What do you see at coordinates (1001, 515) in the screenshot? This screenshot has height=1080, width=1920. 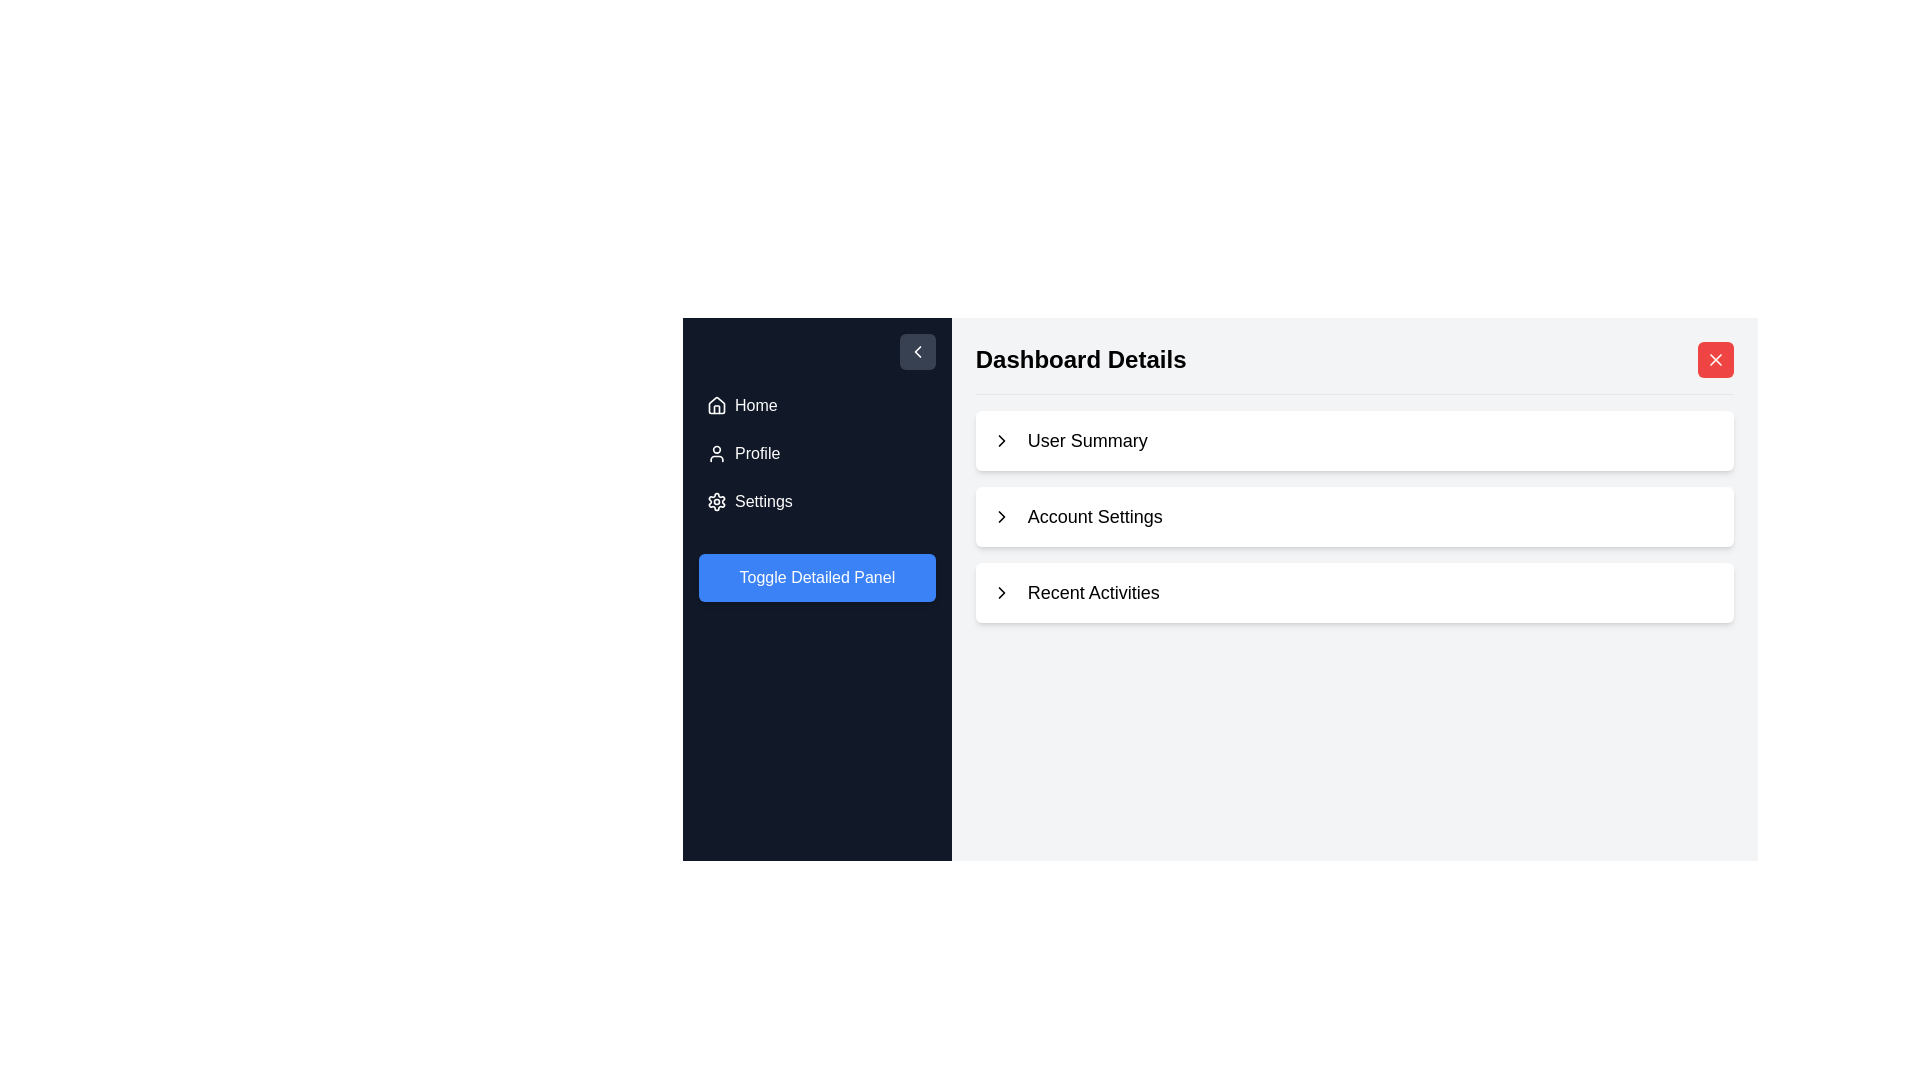 I see `the rightward-pointing chevron arrow icon, which is part of the navigation control adjacent to the 'Account Settings' in the 'Dashboard Details' panel` at bounding box center [1001, 515].